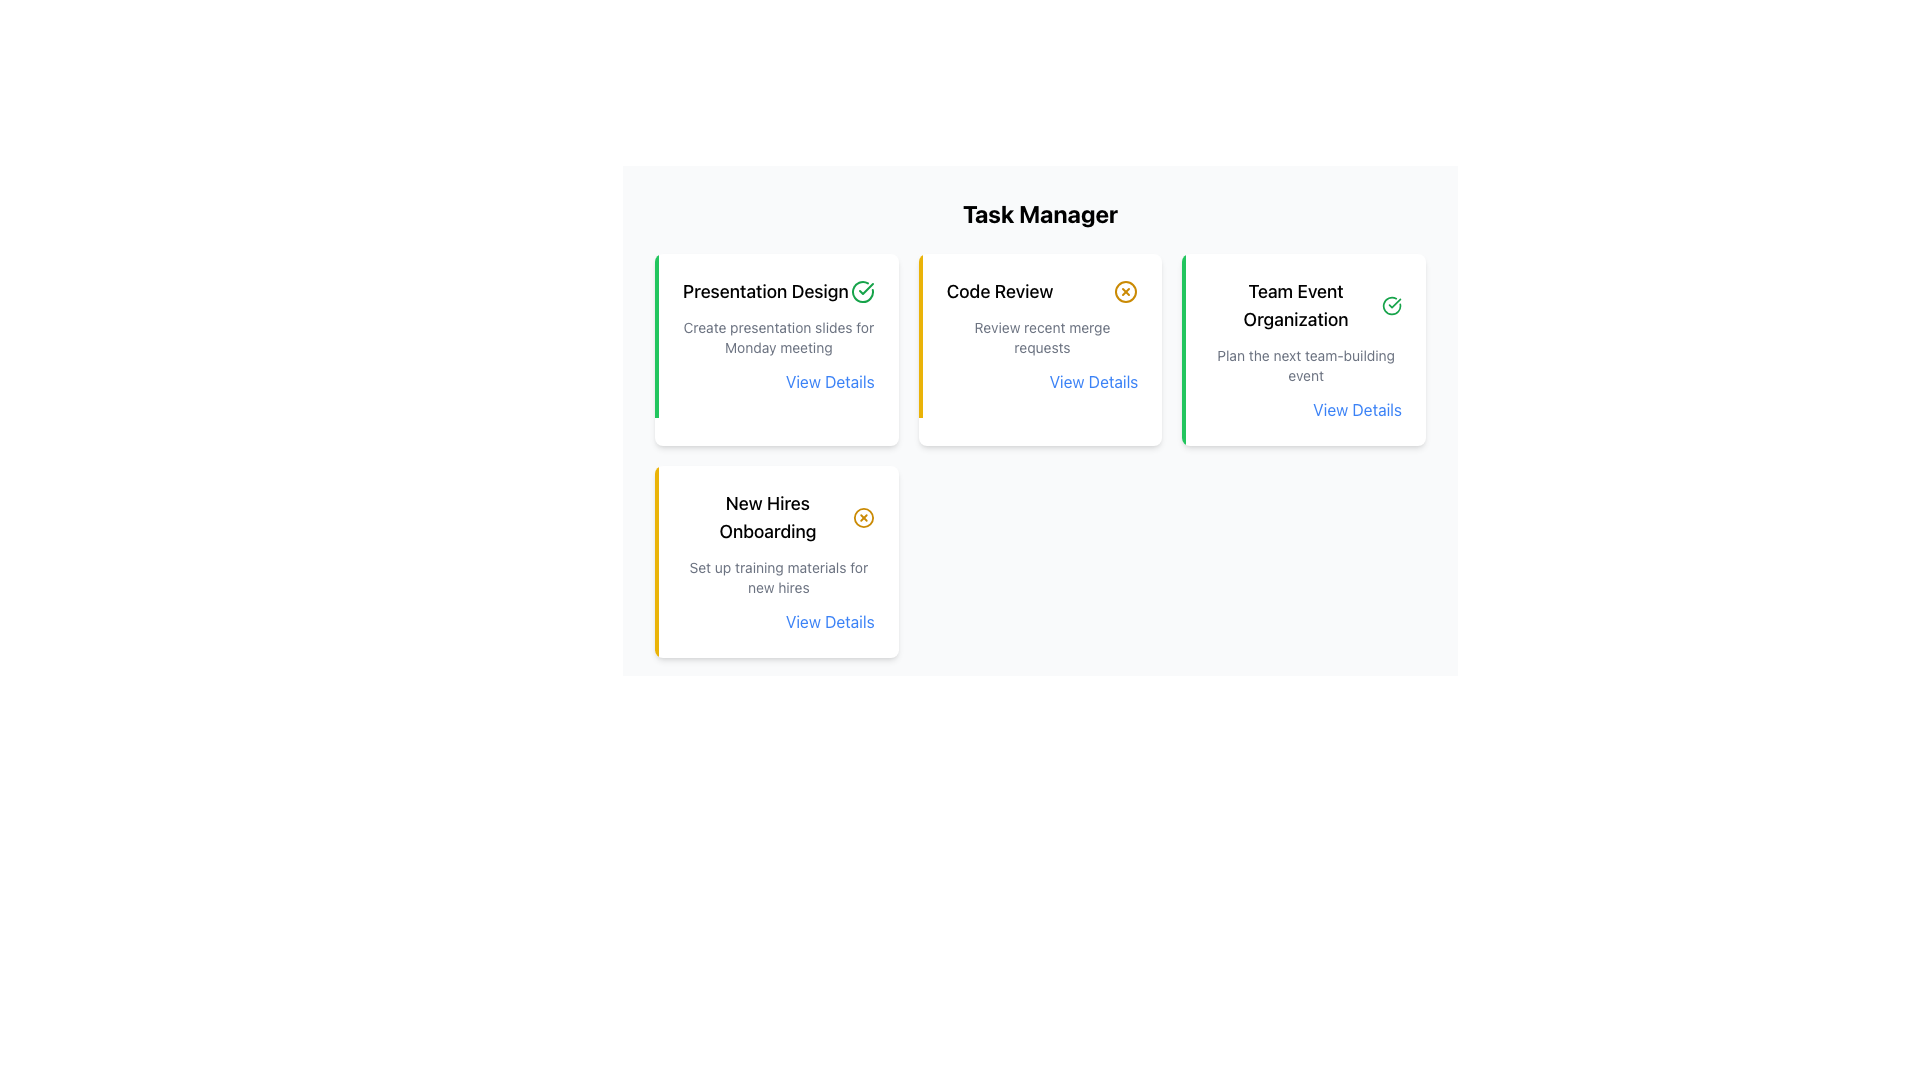 Image resolution: width=1920 pixels, height=1080 pixels. What do you see at coordinates (777, 292) in the screenshot?
I see `the 'Presentation Design' text label with a green checkmark icon to possibly reveal further information` at bounding box center [777, 292].